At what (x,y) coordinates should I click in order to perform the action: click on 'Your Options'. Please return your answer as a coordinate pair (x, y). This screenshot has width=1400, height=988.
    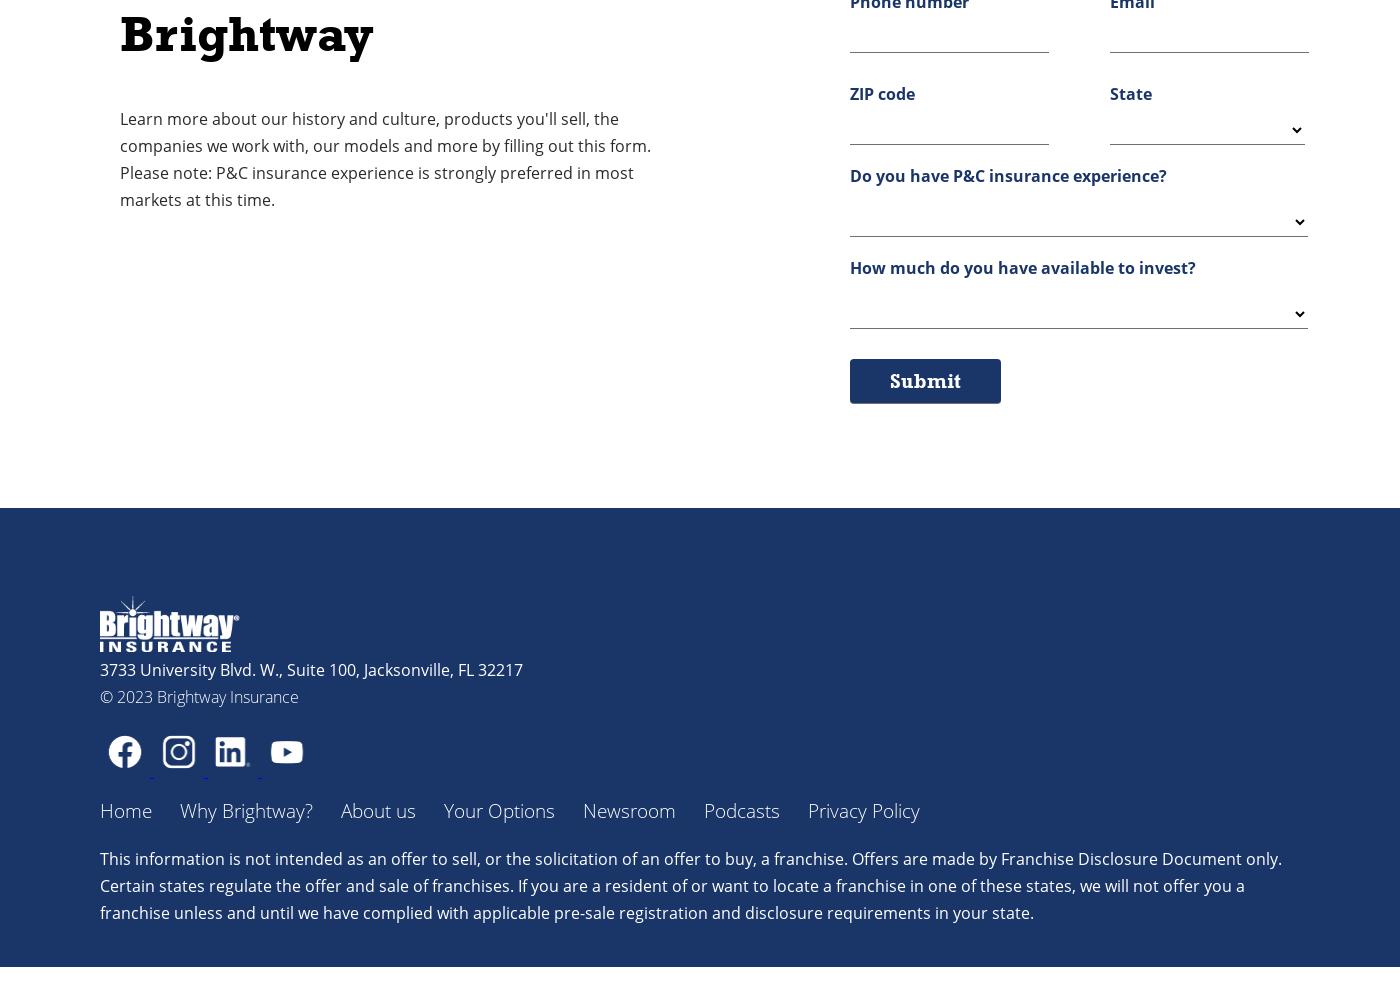
    Looking at the image, I should click on (499, 810).